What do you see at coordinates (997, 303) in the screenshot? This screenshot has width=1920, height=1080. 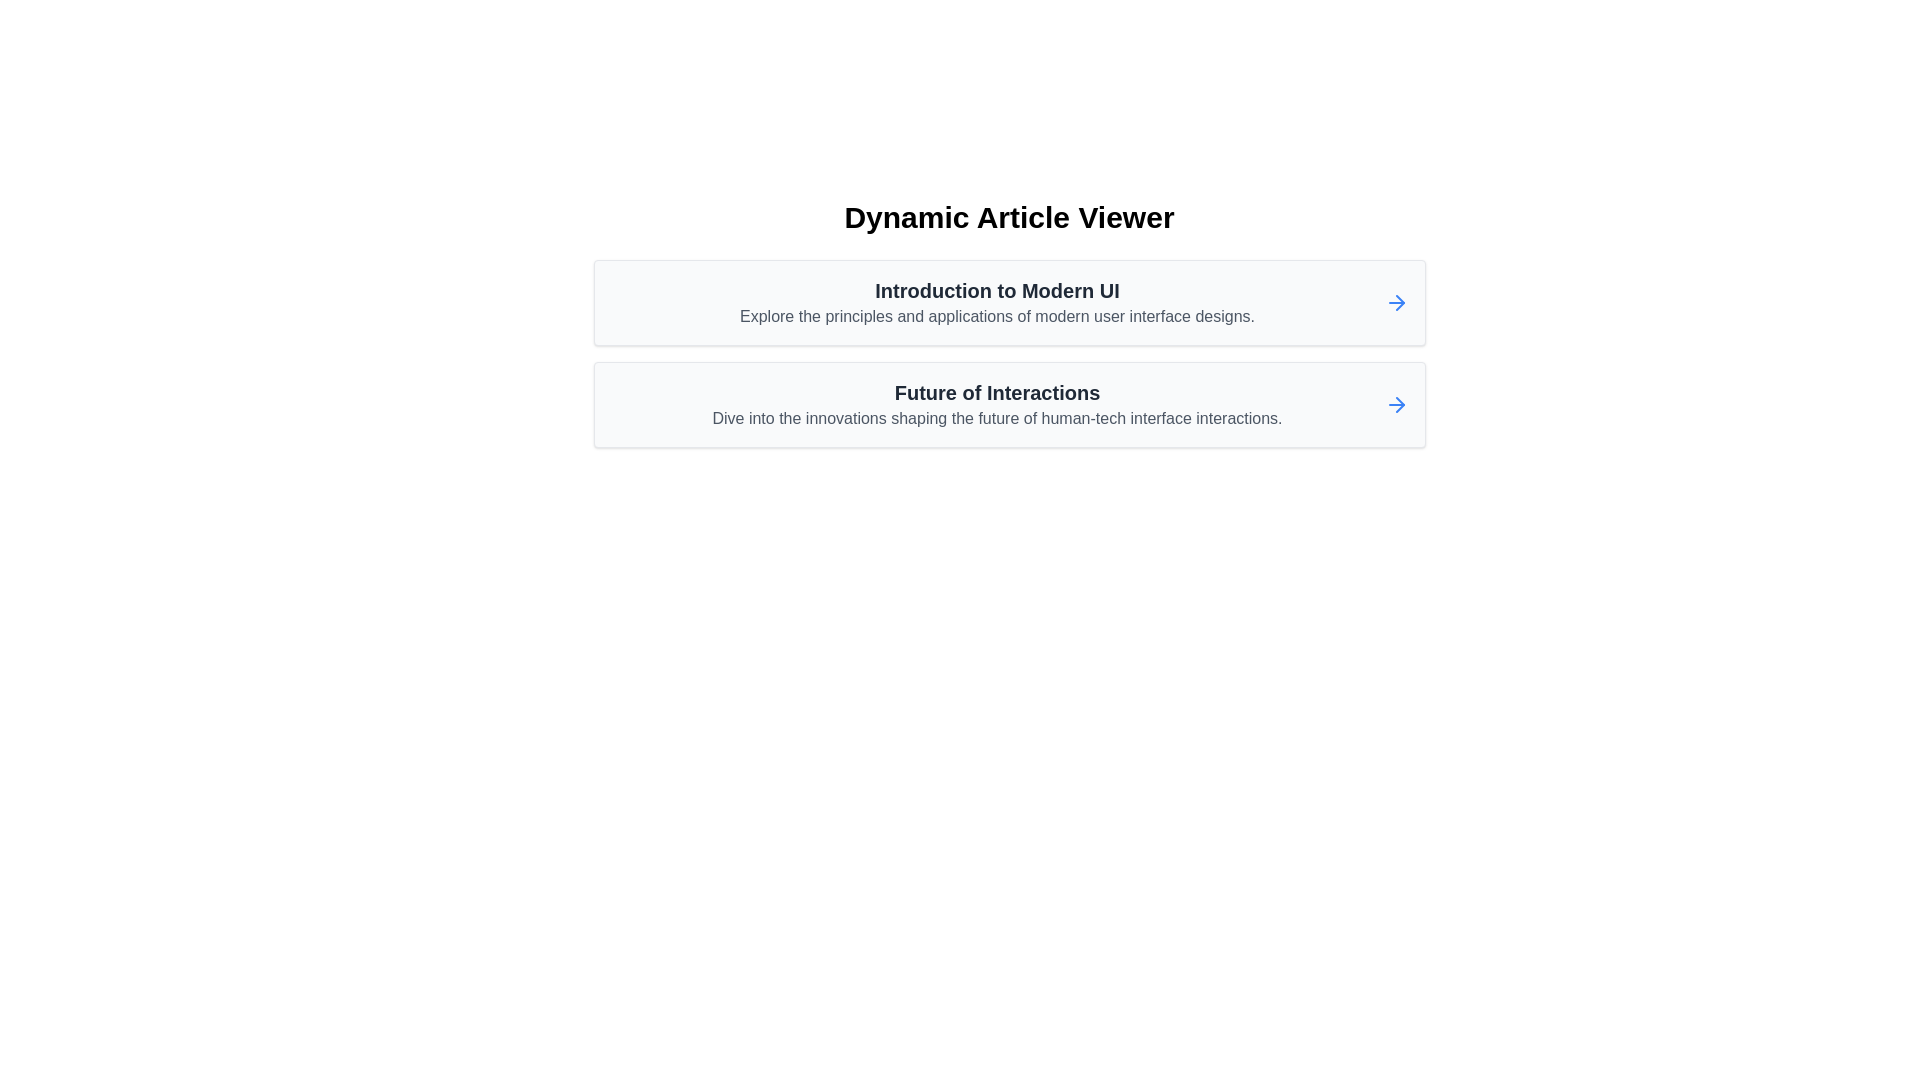 I see `the informational text block titled 'Introduction to Modern UI' which contains a subtitle about modern user interface designs, located centrally below the main header 'Dynamic Article Viewer.'` at bounding box center [997, 303].